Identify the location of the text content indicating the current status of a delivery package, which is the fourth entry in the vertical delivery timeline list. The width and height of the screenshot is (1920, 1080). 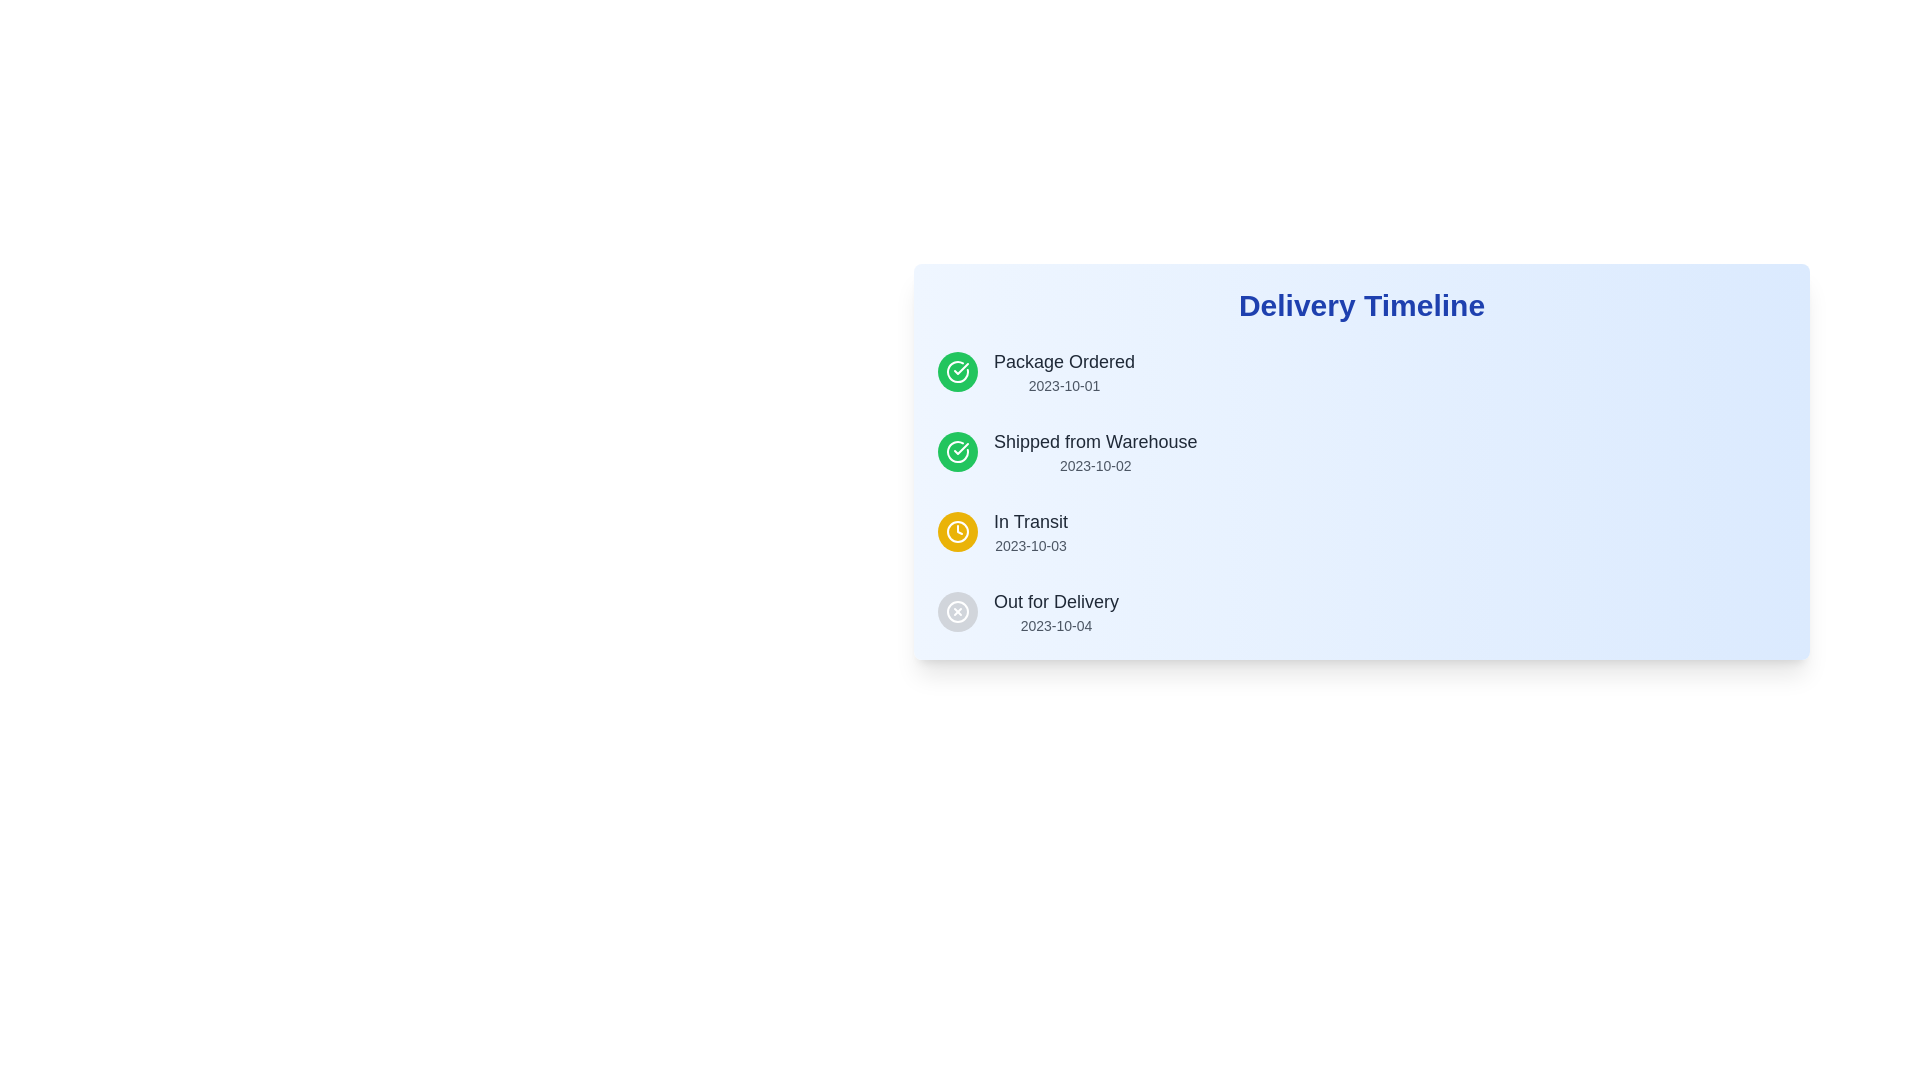
(1055, 611).